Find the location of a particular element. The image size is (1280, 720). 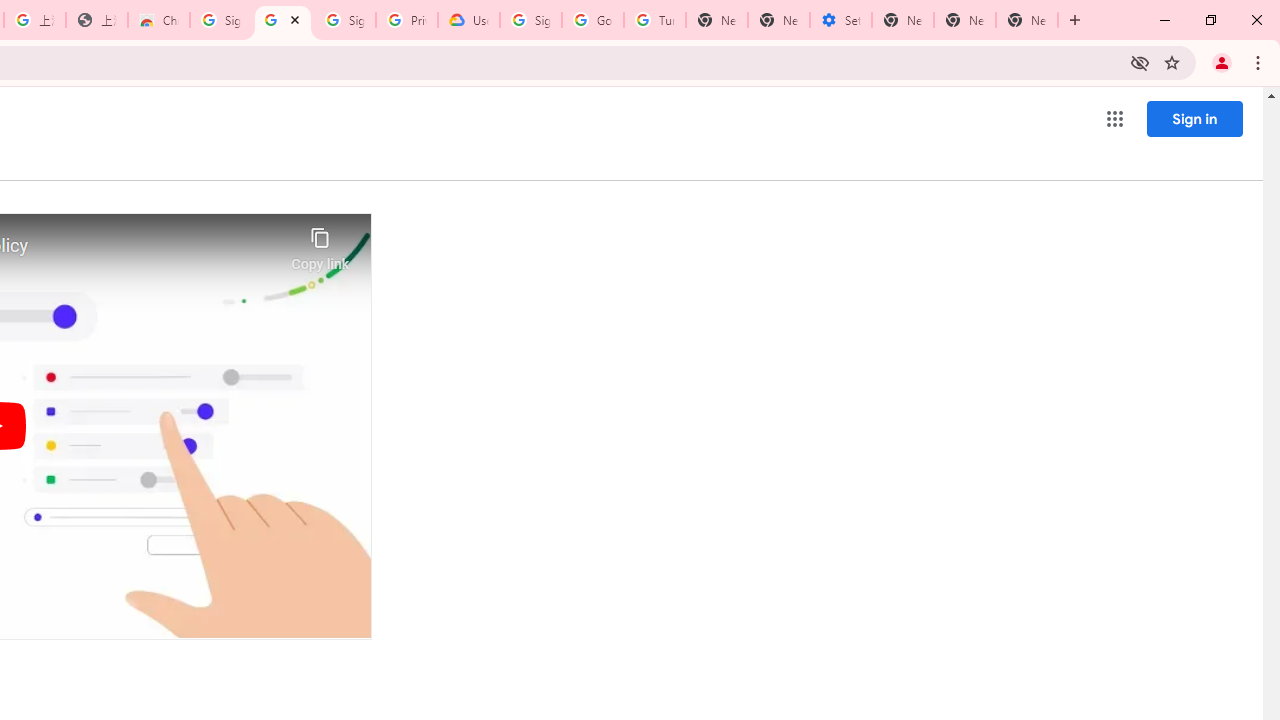

'Settings - System' is located at coordinates (840, 20).